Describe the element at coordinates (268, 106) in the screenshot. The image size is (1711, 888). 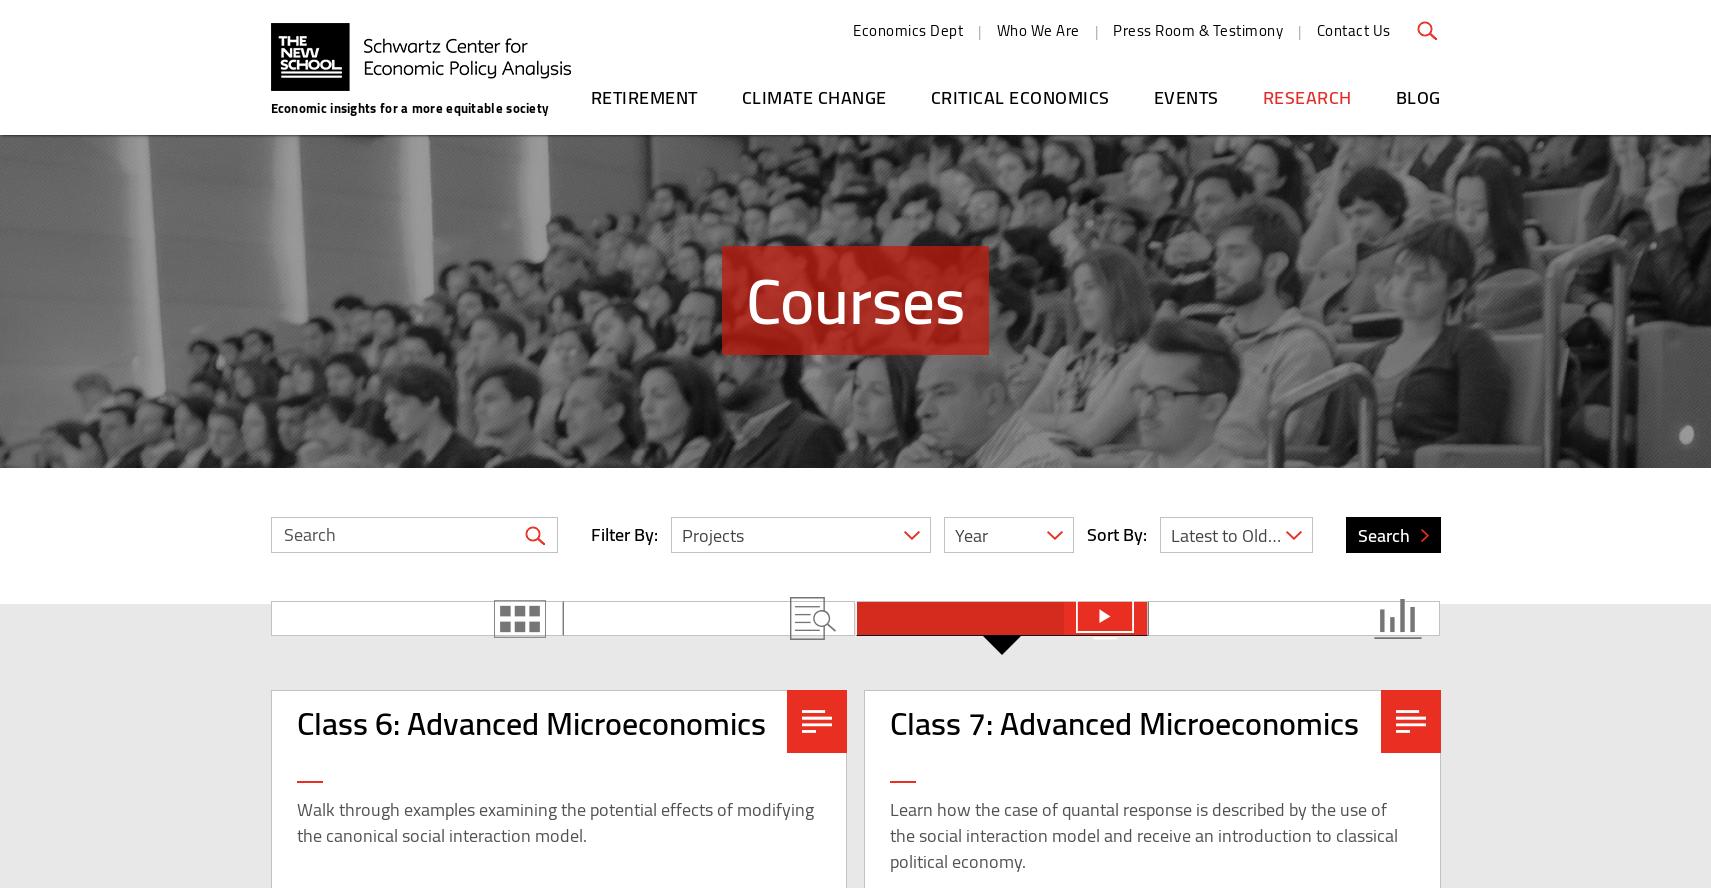
I see `'Economic insights for a more equitable society'` at that location.